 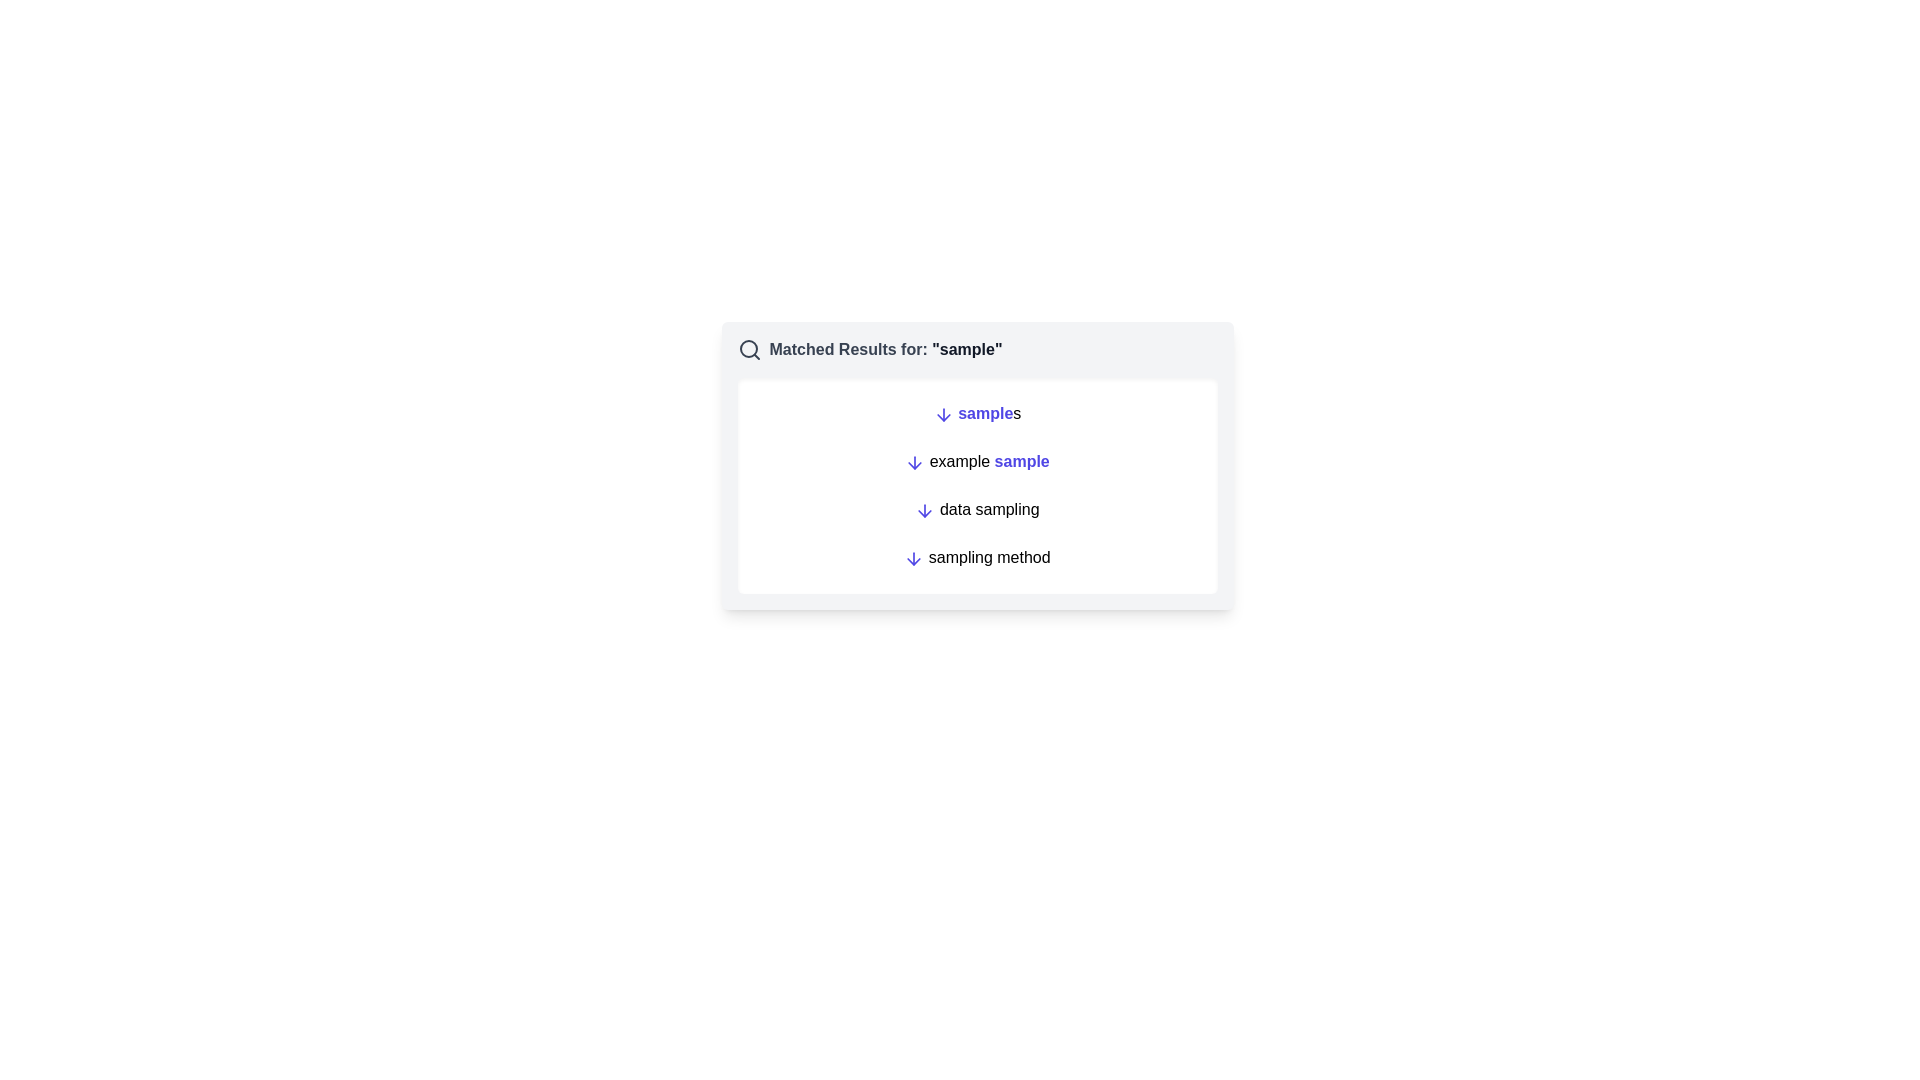 I want to click on the first list item that serves as a selectable option for filtering or navigating to content related to 'samples', so click(x=977, y=412).